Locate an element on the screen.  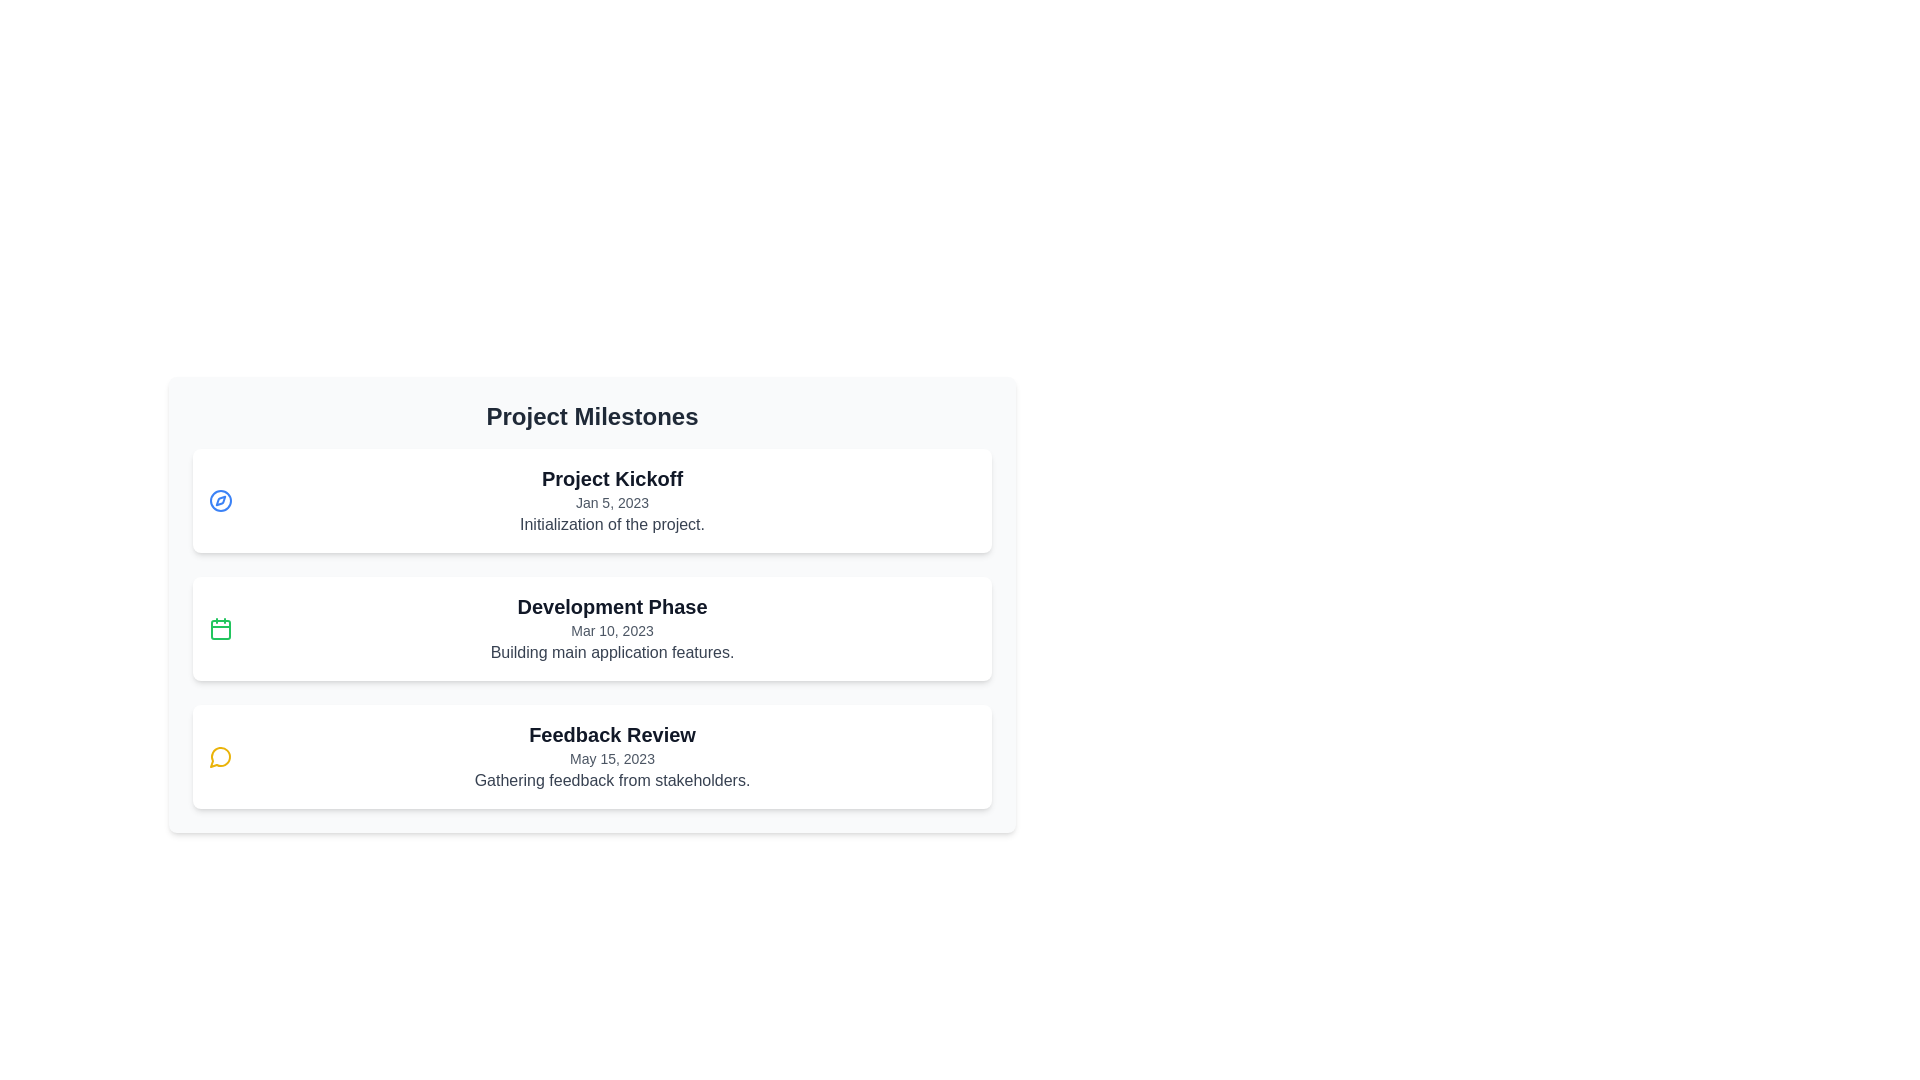
the speech bubble icon within the 'Feedback Review' entry in the 'Project Milestones' section is located at coordinates (220, 757).